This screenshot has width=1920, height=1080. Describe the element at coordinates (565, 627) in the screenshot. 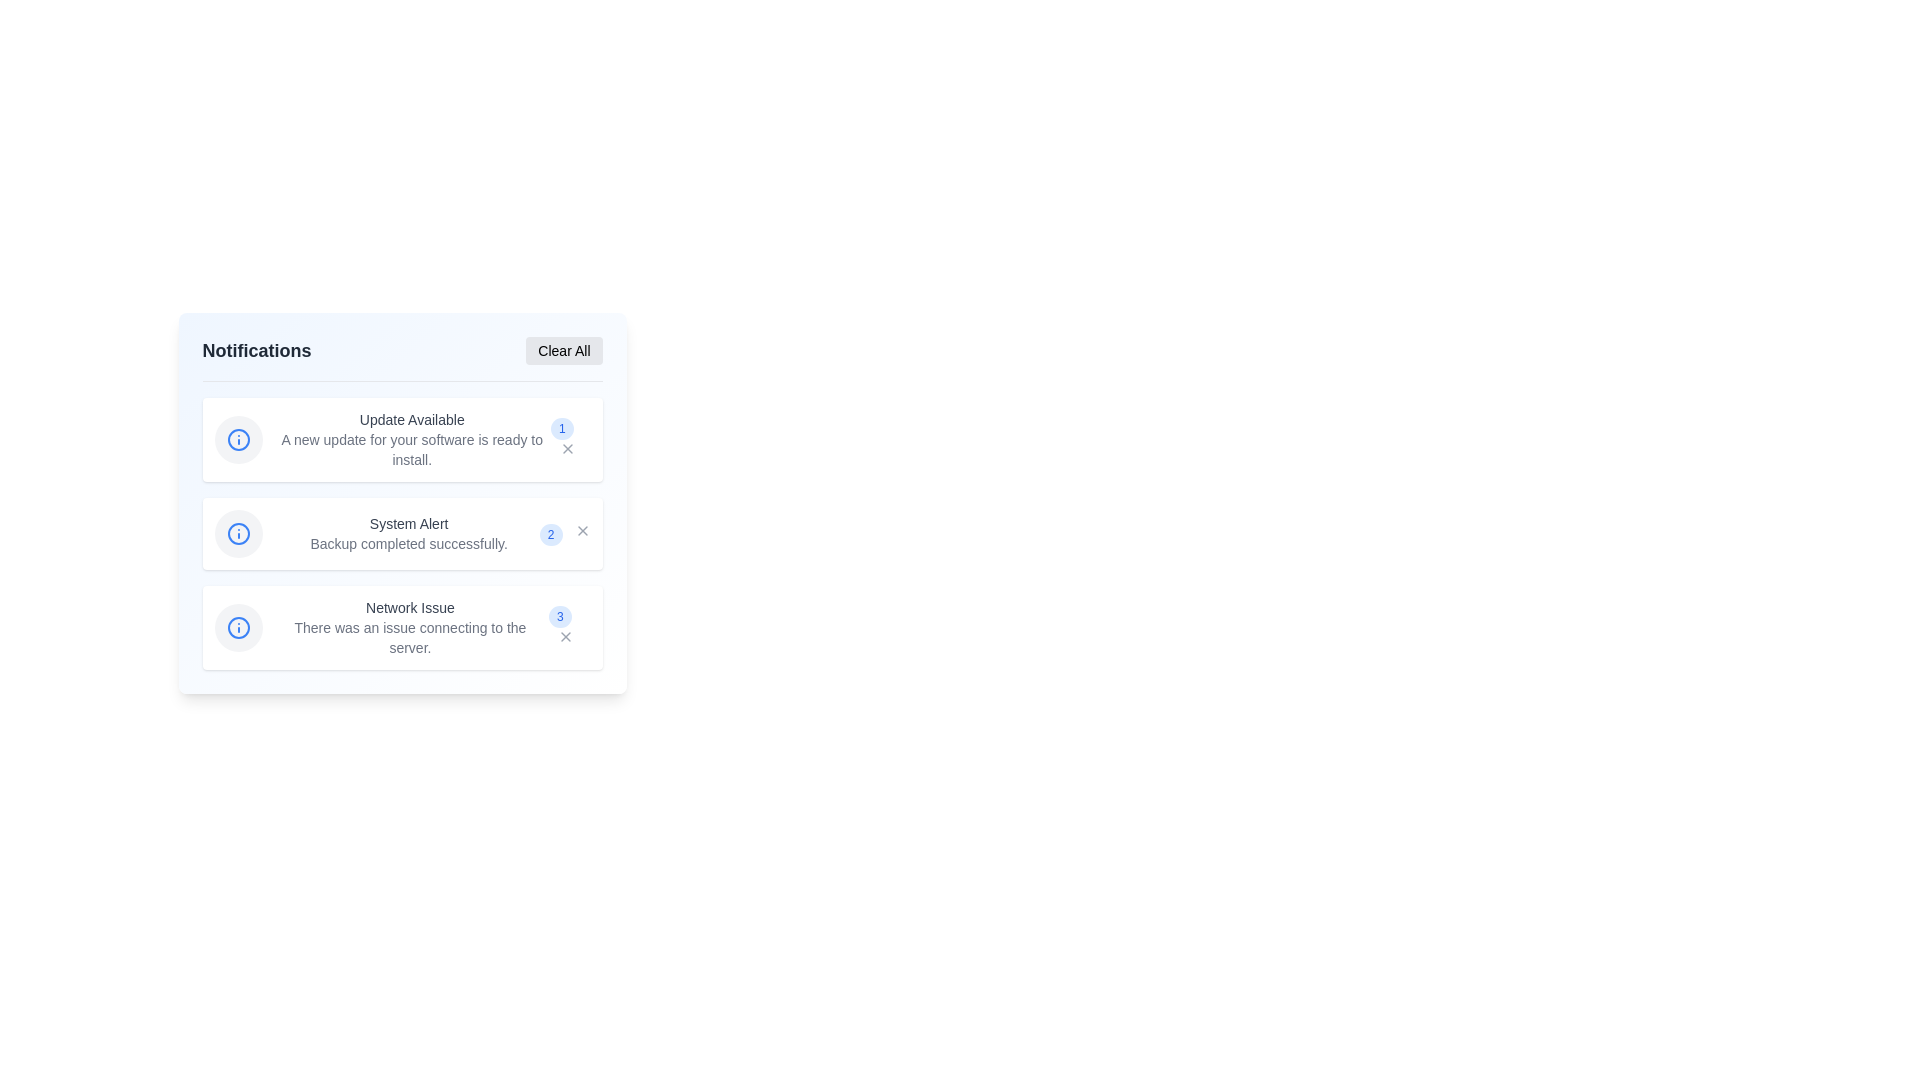

I see `the informational badge indicator located in the bottom right corner of the 'Network Issue' notification card` at that location.